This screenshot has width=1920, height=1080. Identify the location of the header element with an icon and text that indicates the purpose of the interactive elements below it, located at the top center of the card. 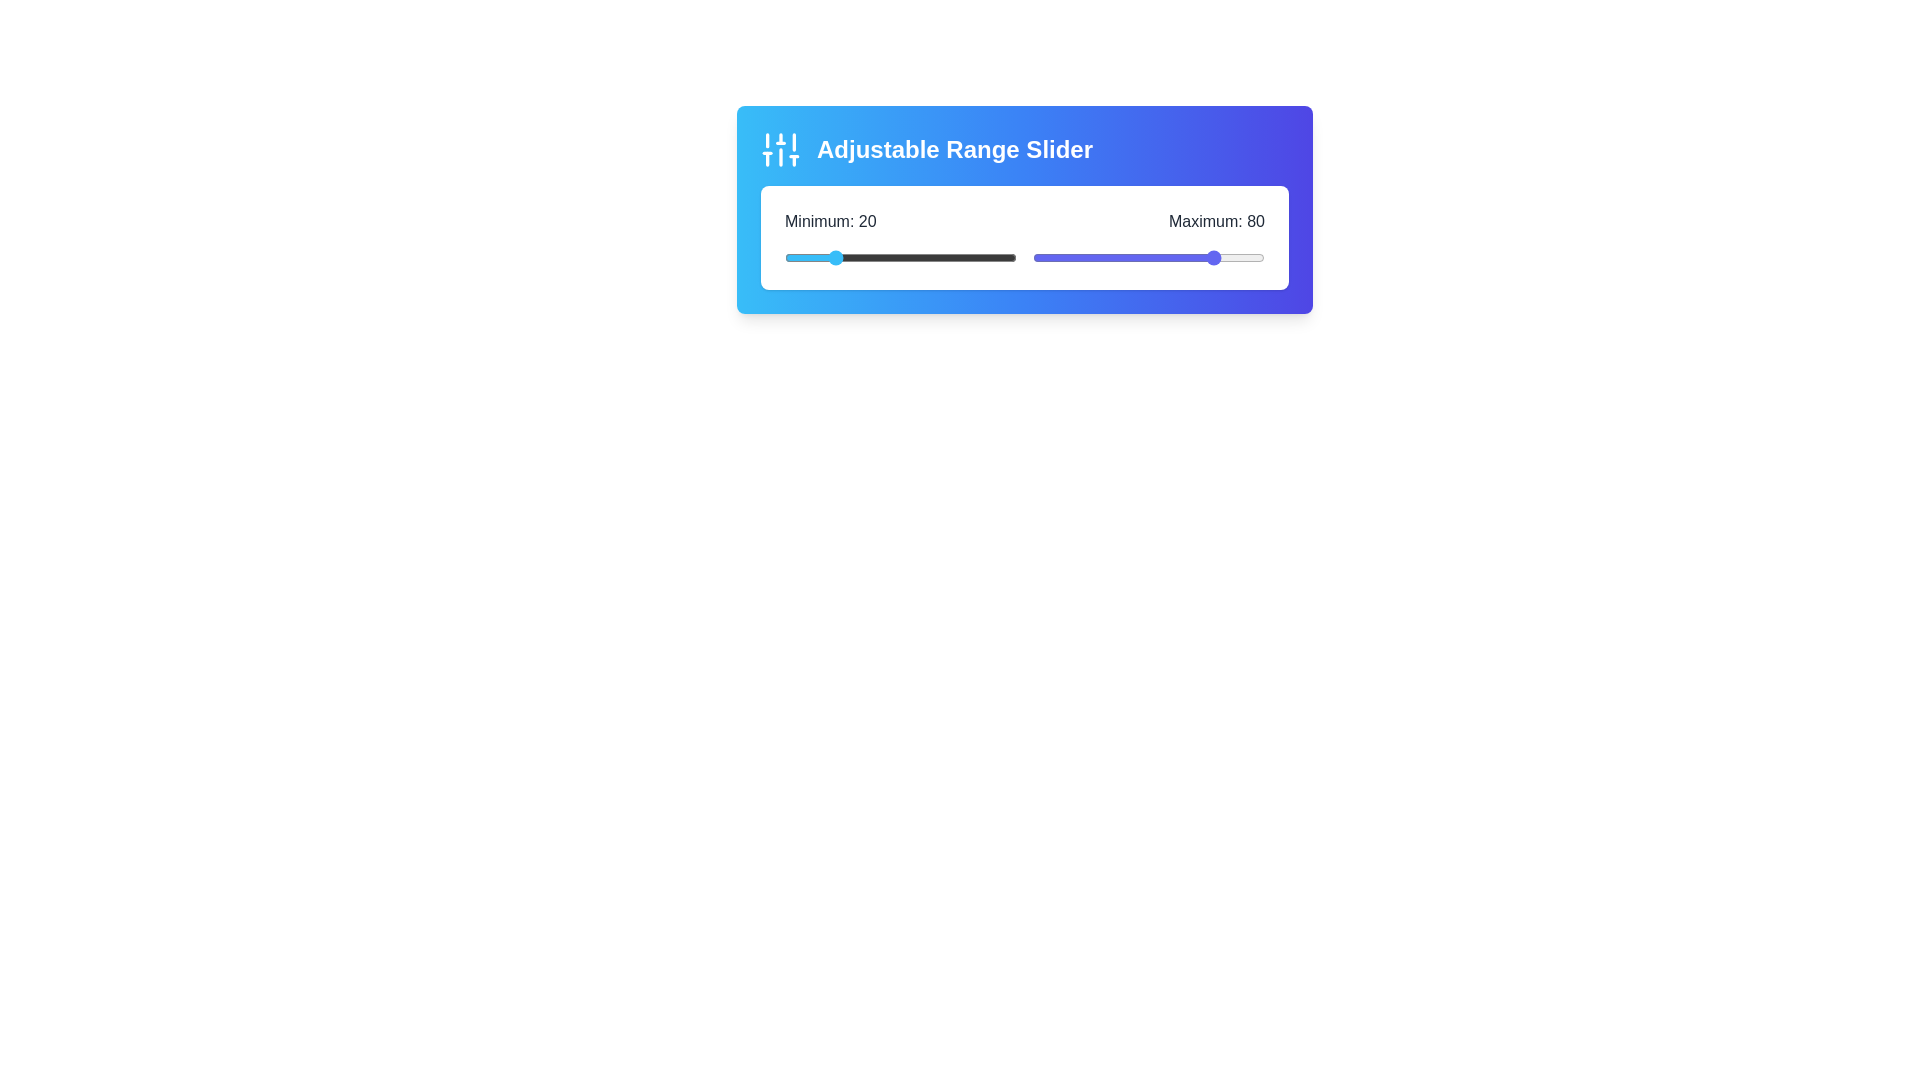
(1025, 149).